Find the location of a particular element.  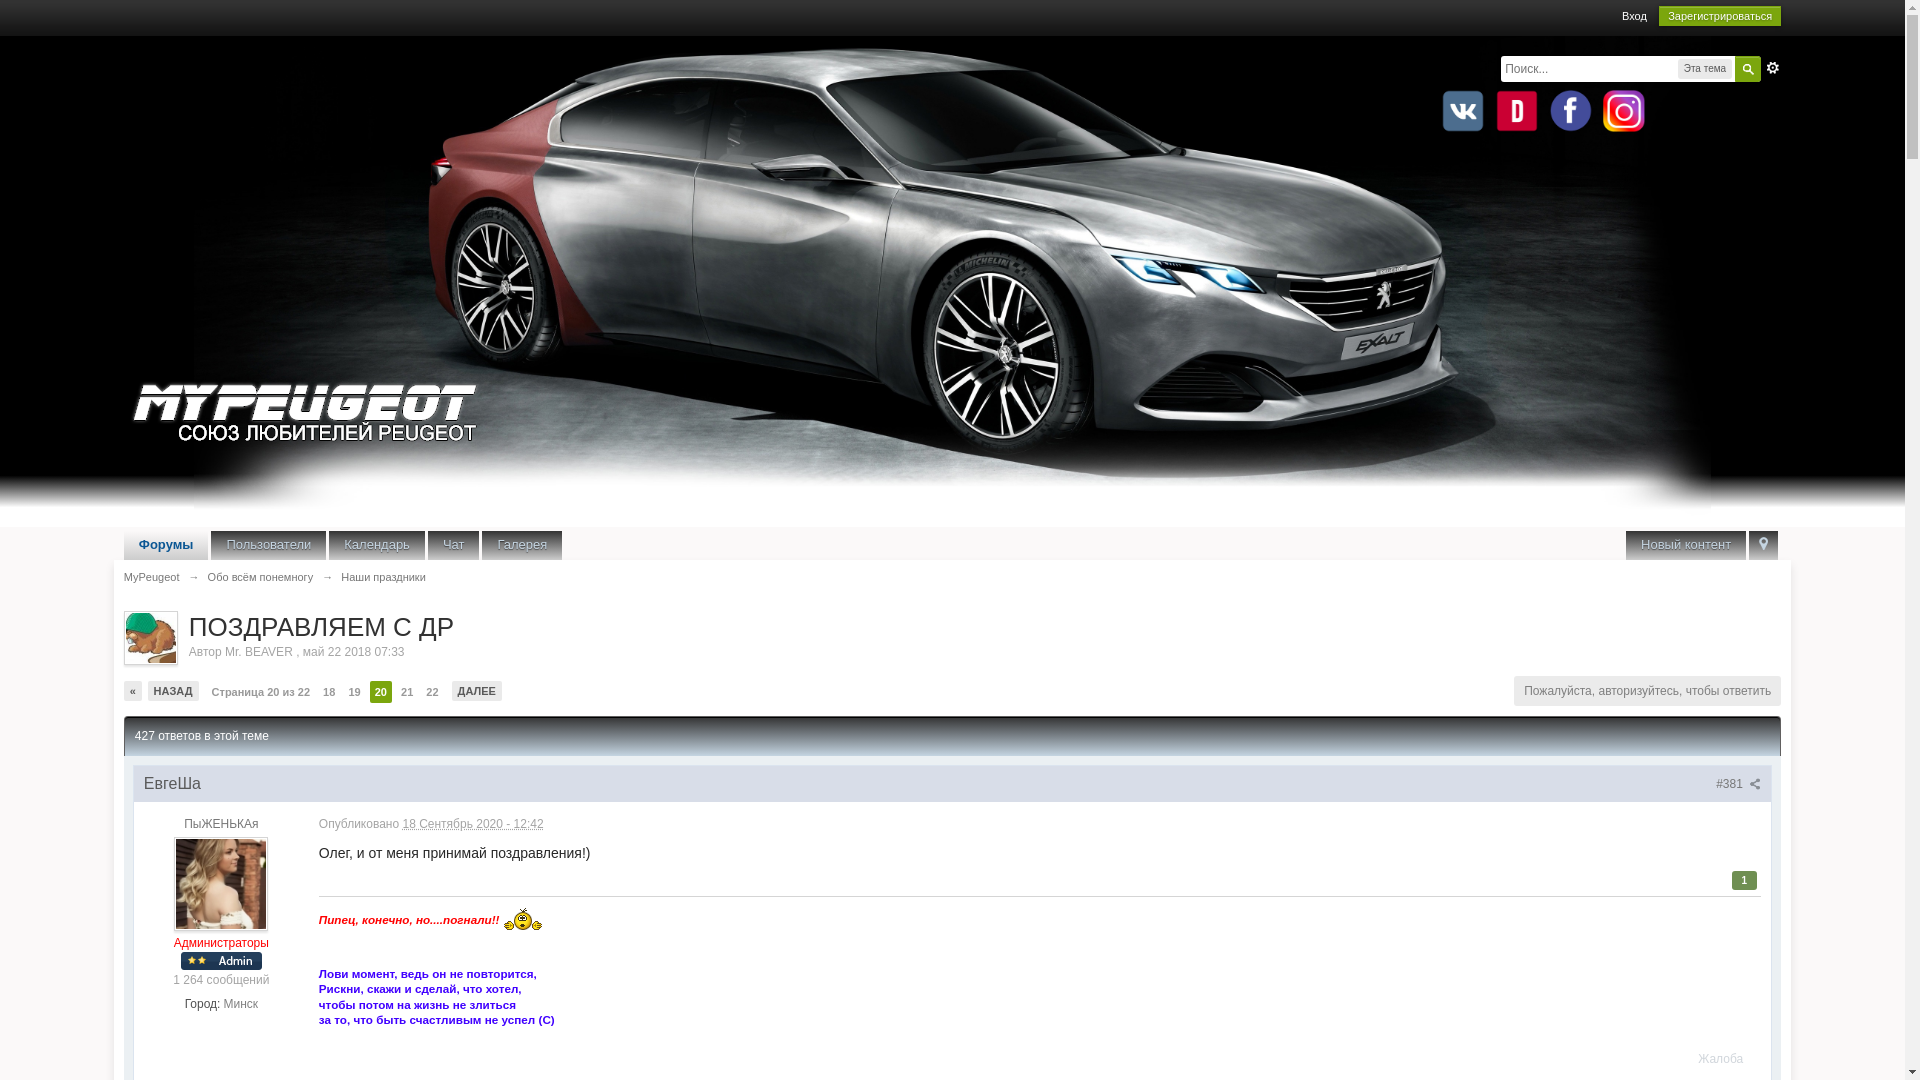

'22' is located at coordinates (431, 690).